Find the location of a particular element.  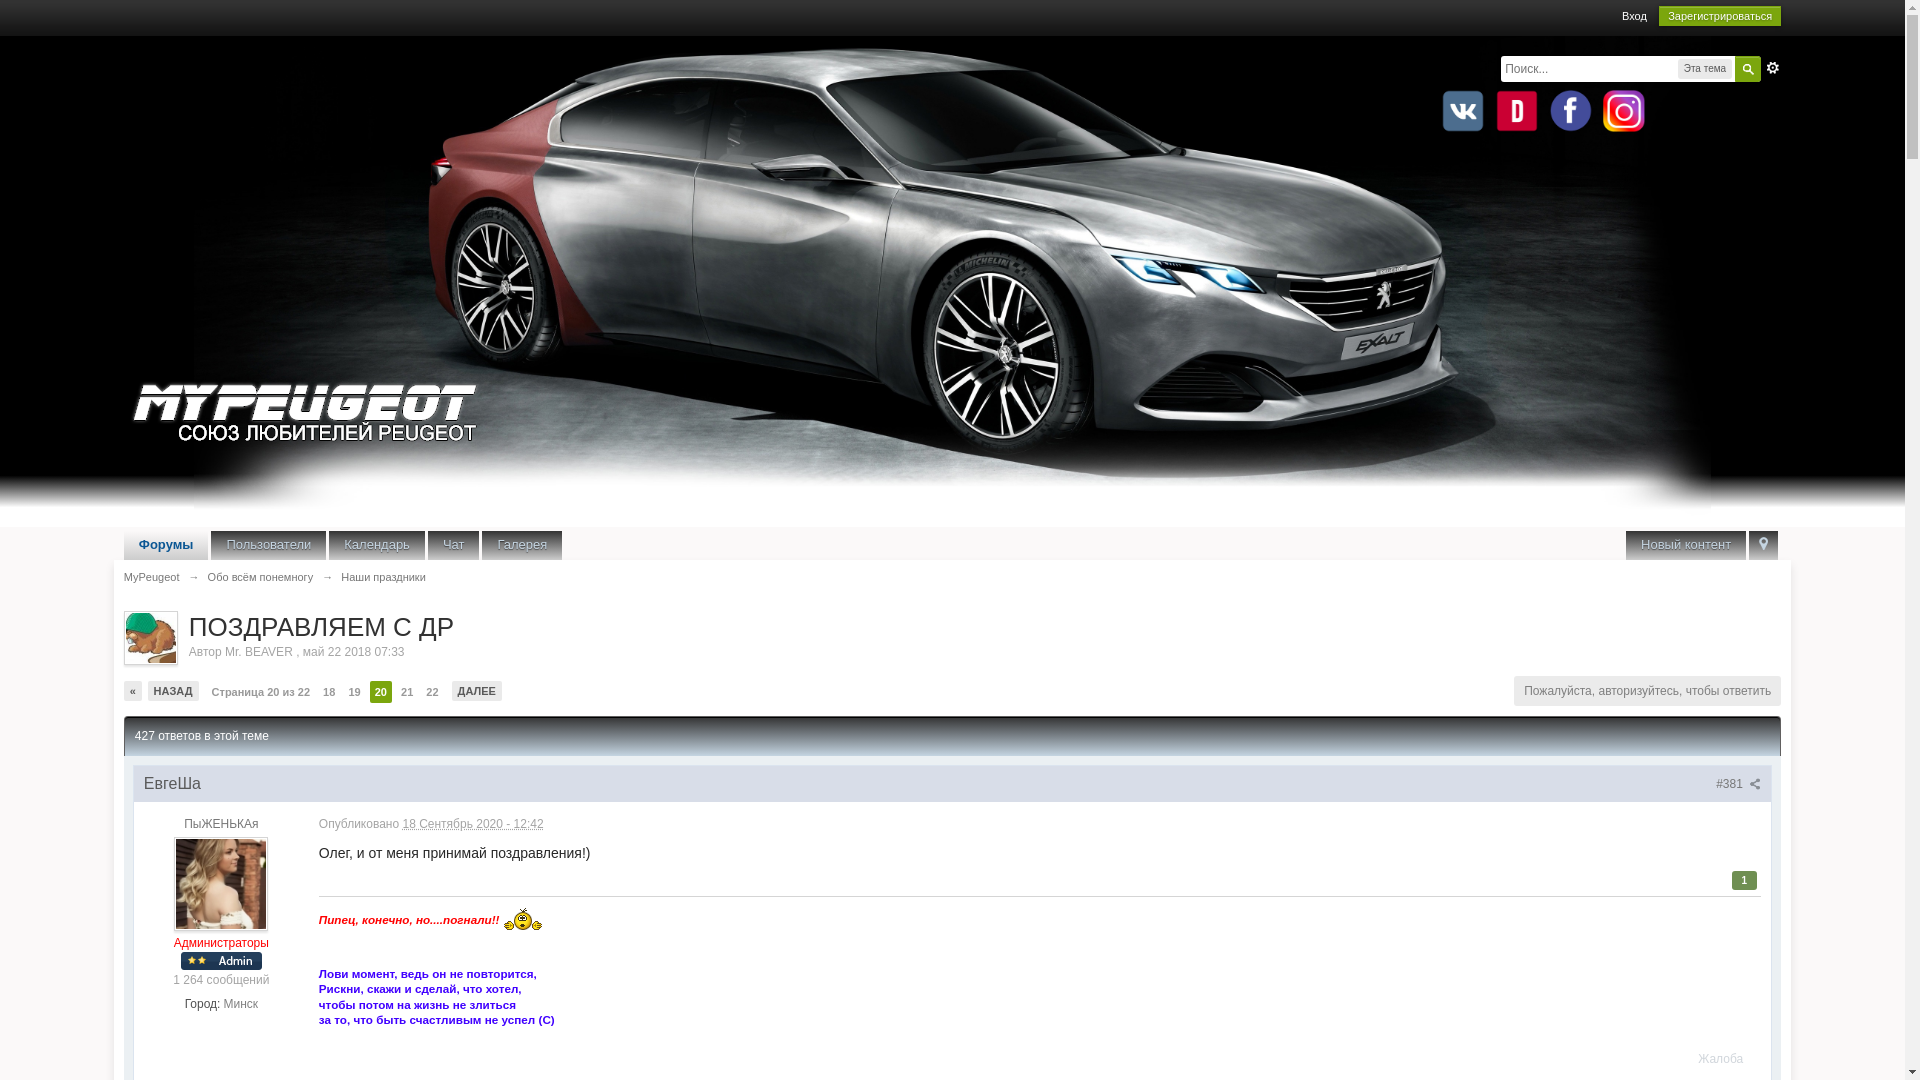

'22' is located at coordinates (431, 690).